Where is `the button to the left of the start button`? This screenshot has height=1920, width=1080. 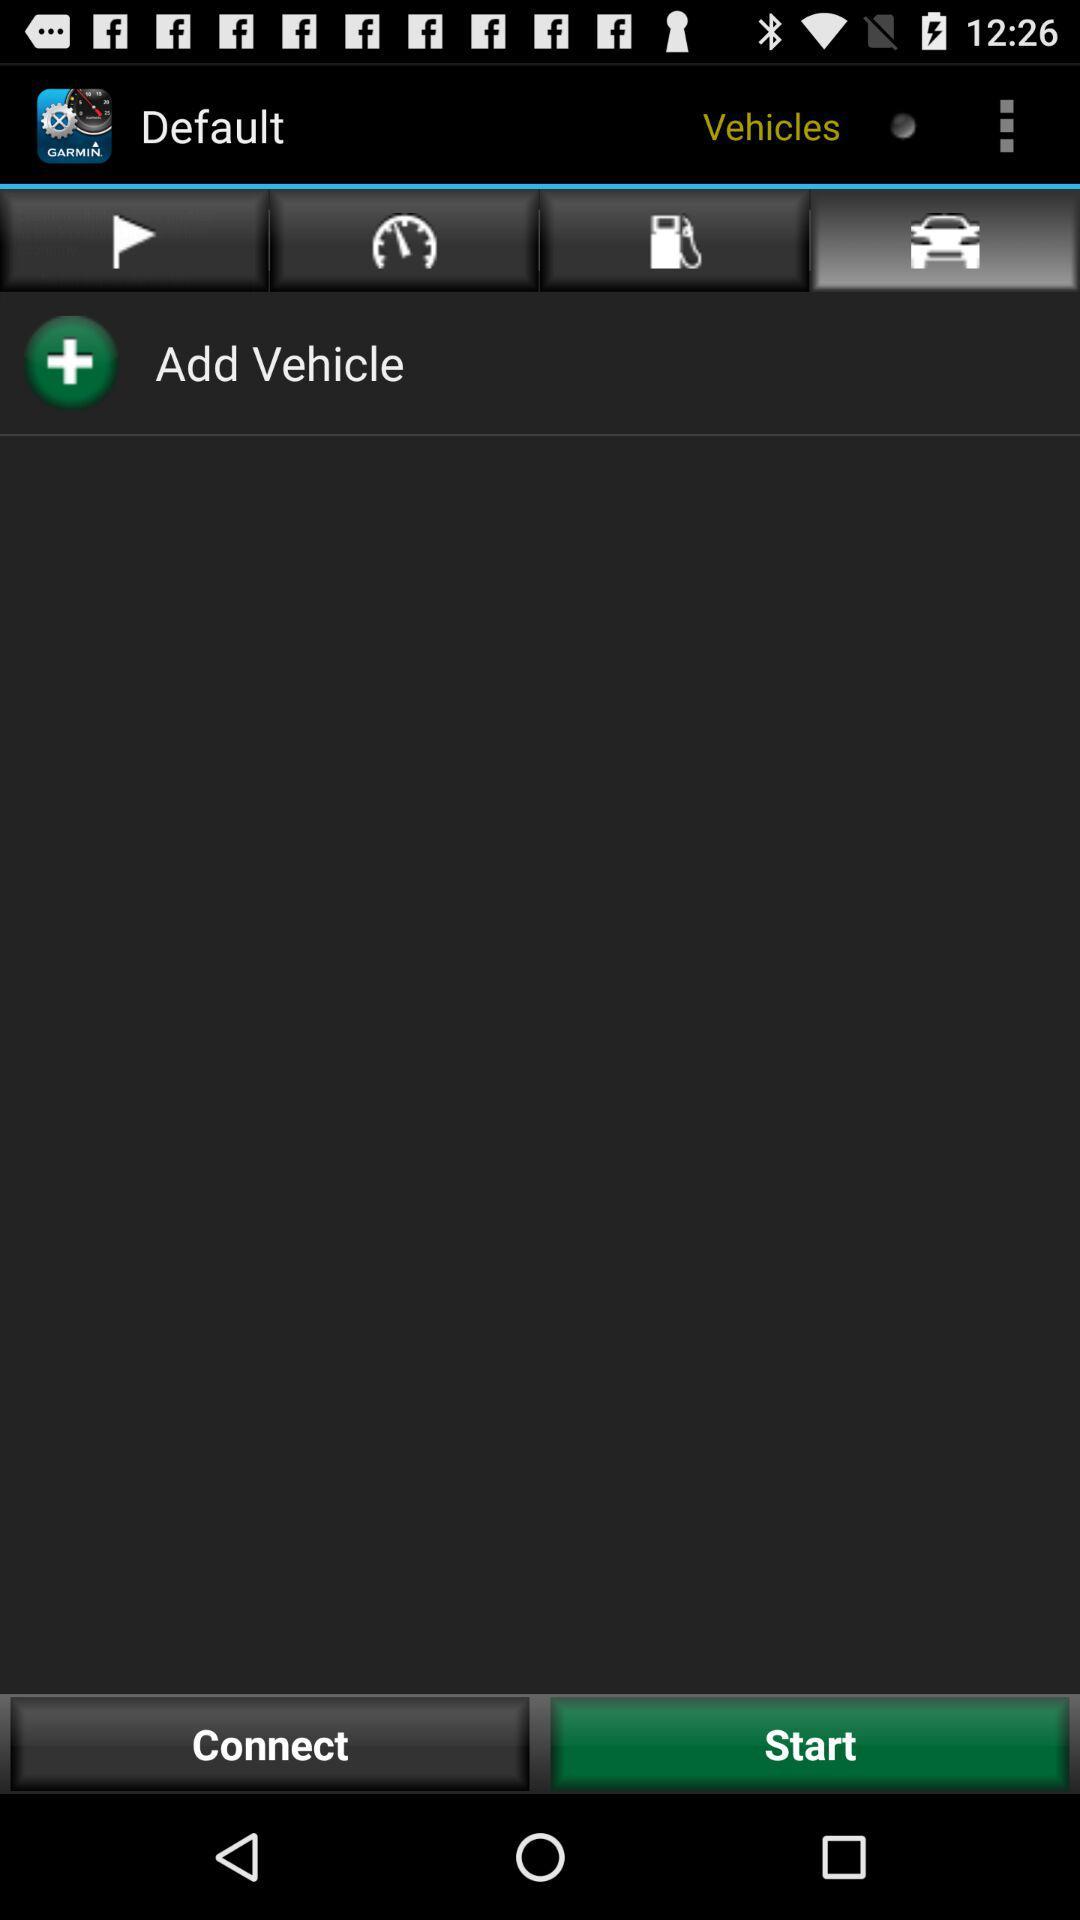
the button to the left of the start button is located at coordinates (270, 1743).